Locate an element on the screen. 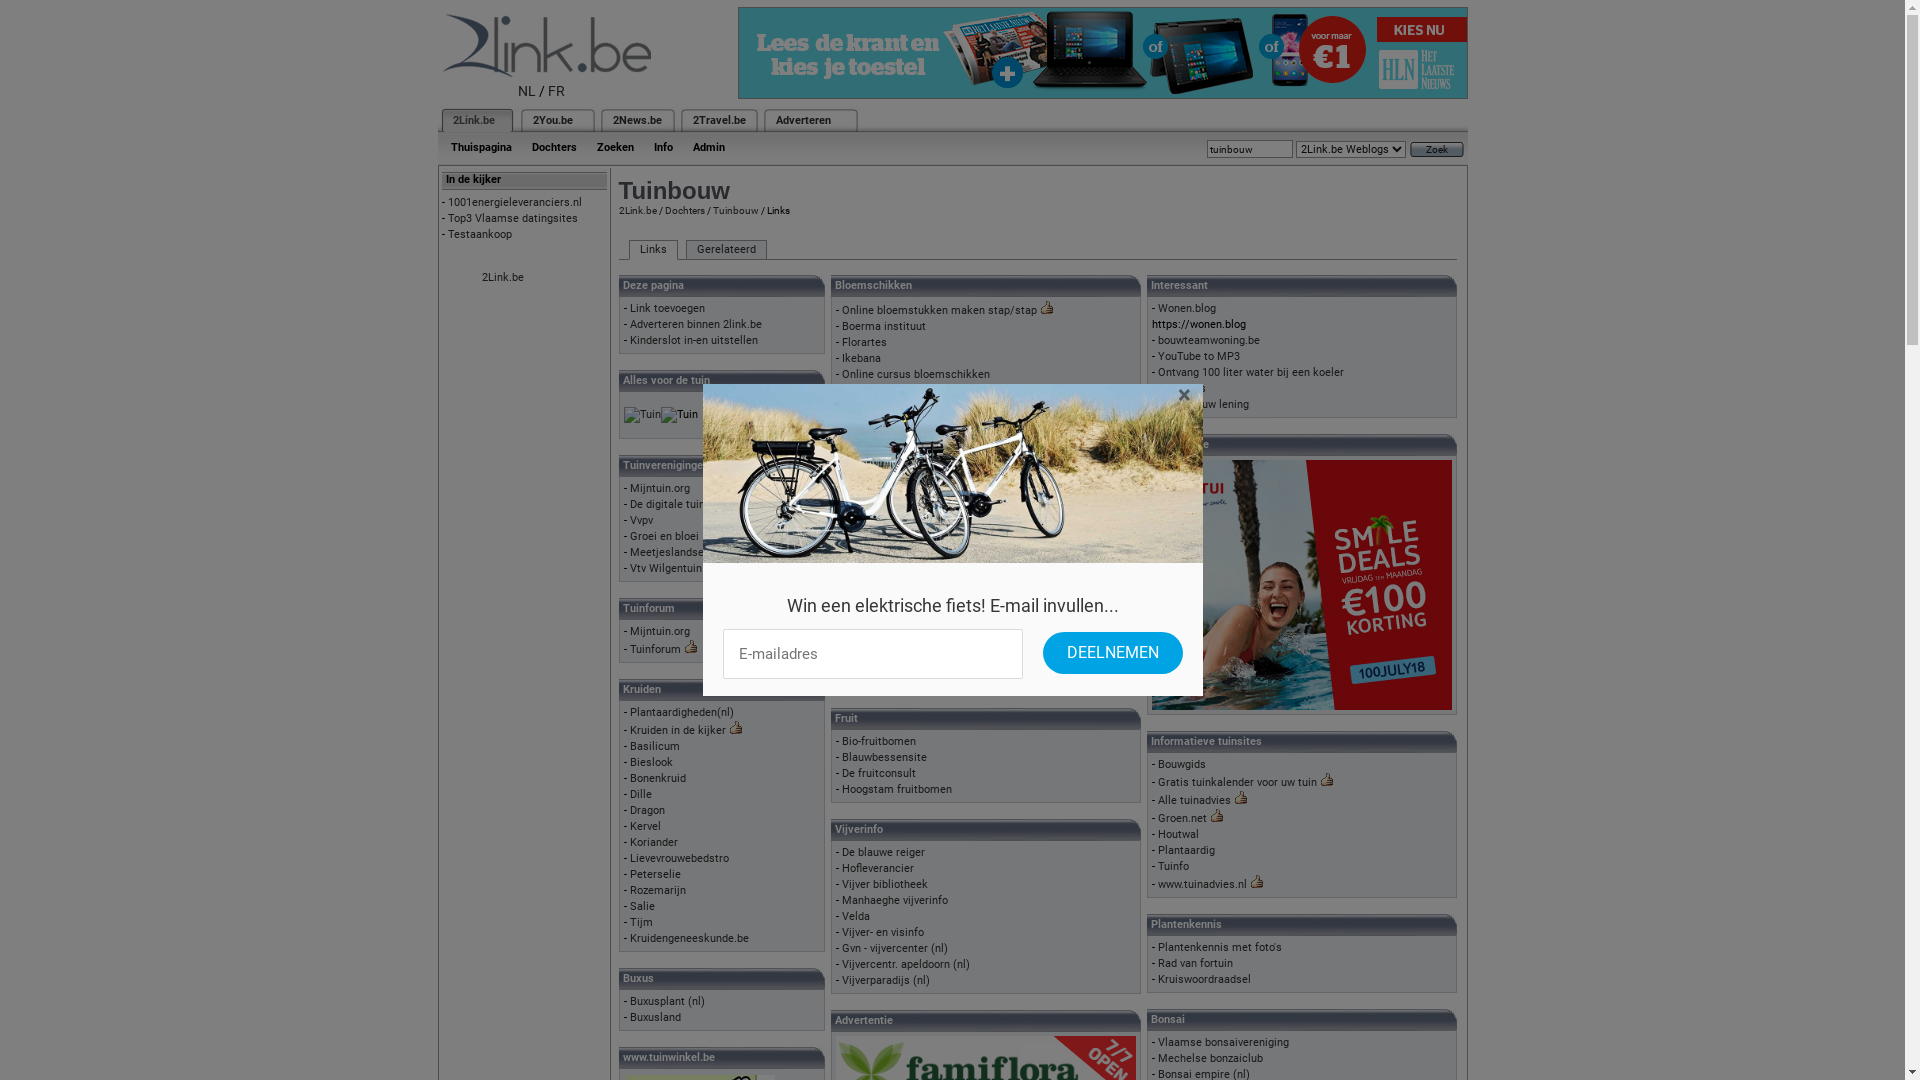  'Kervel' is located at coordinates (645, 826).